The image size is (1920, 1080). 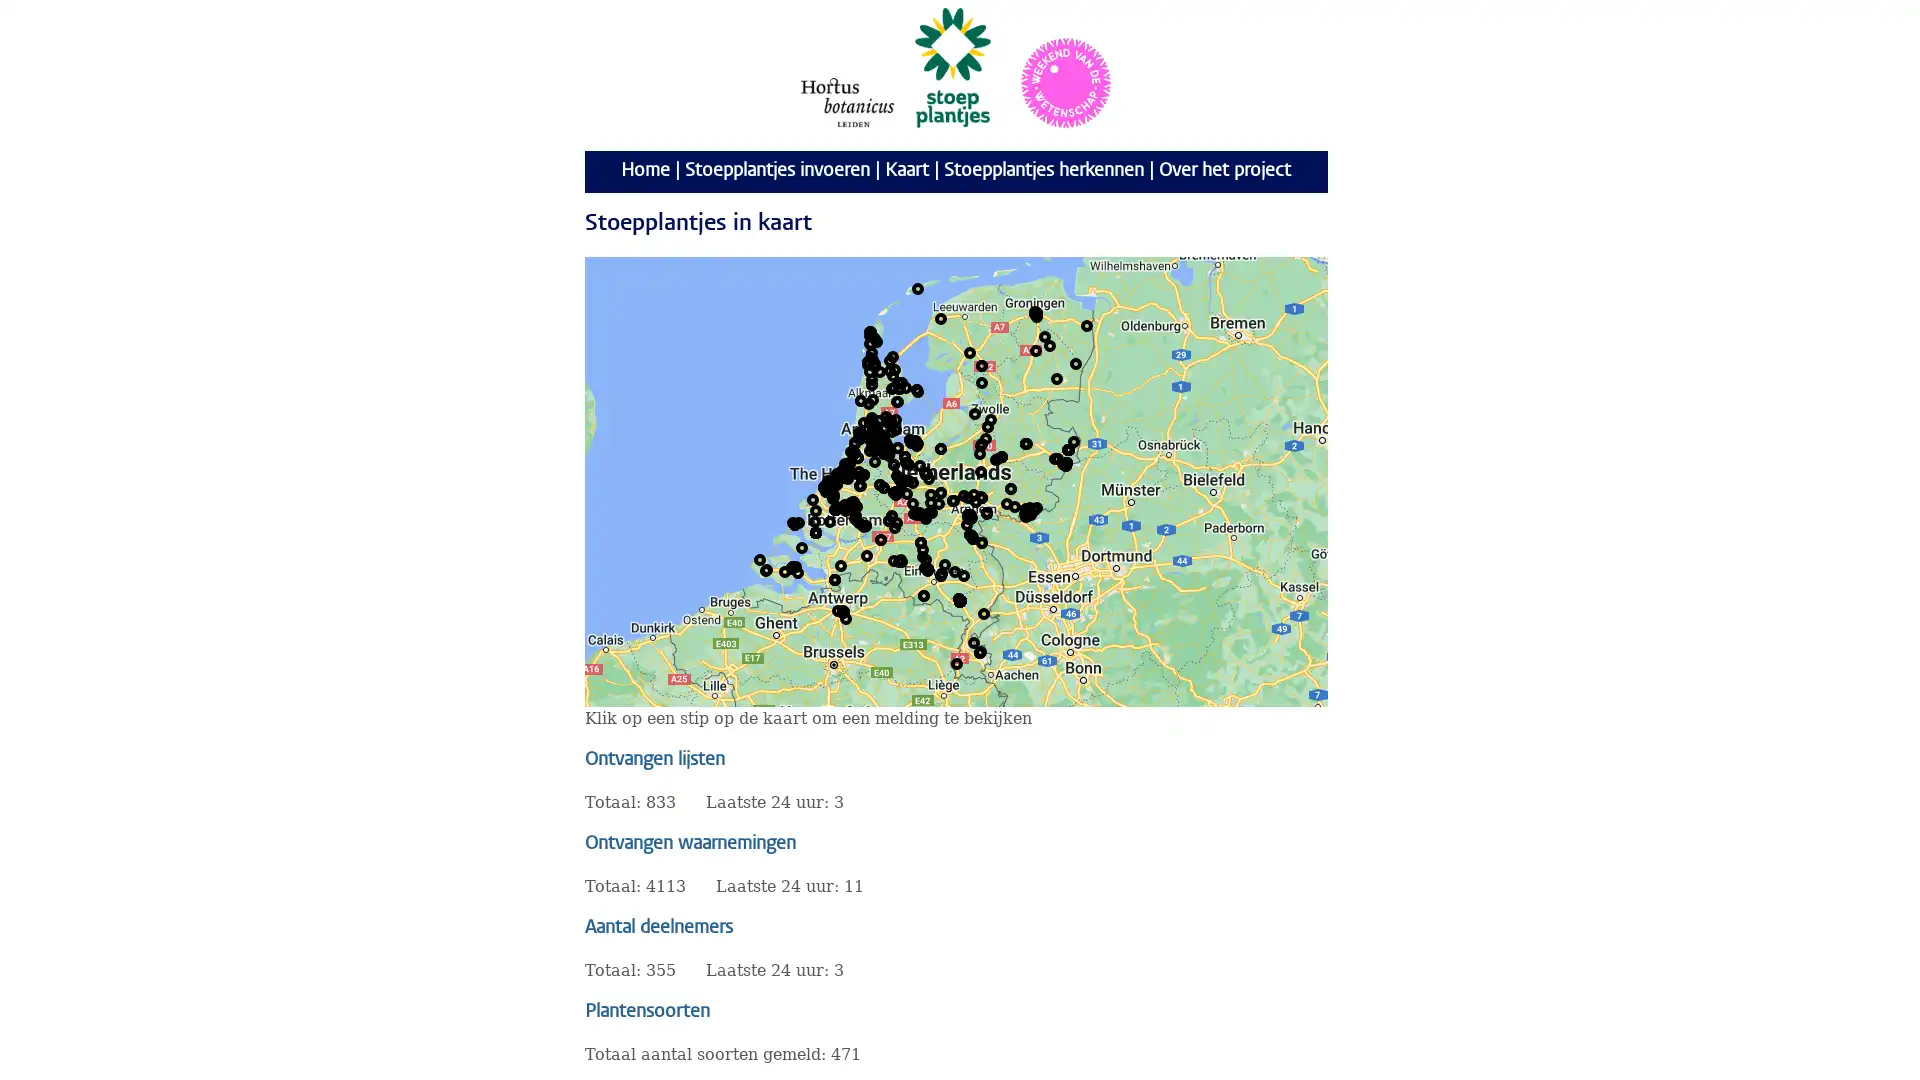 I want to click on Telling van Scouting Titus Brandsma op 04 oktober 2021, so click(x=1068, y=447).